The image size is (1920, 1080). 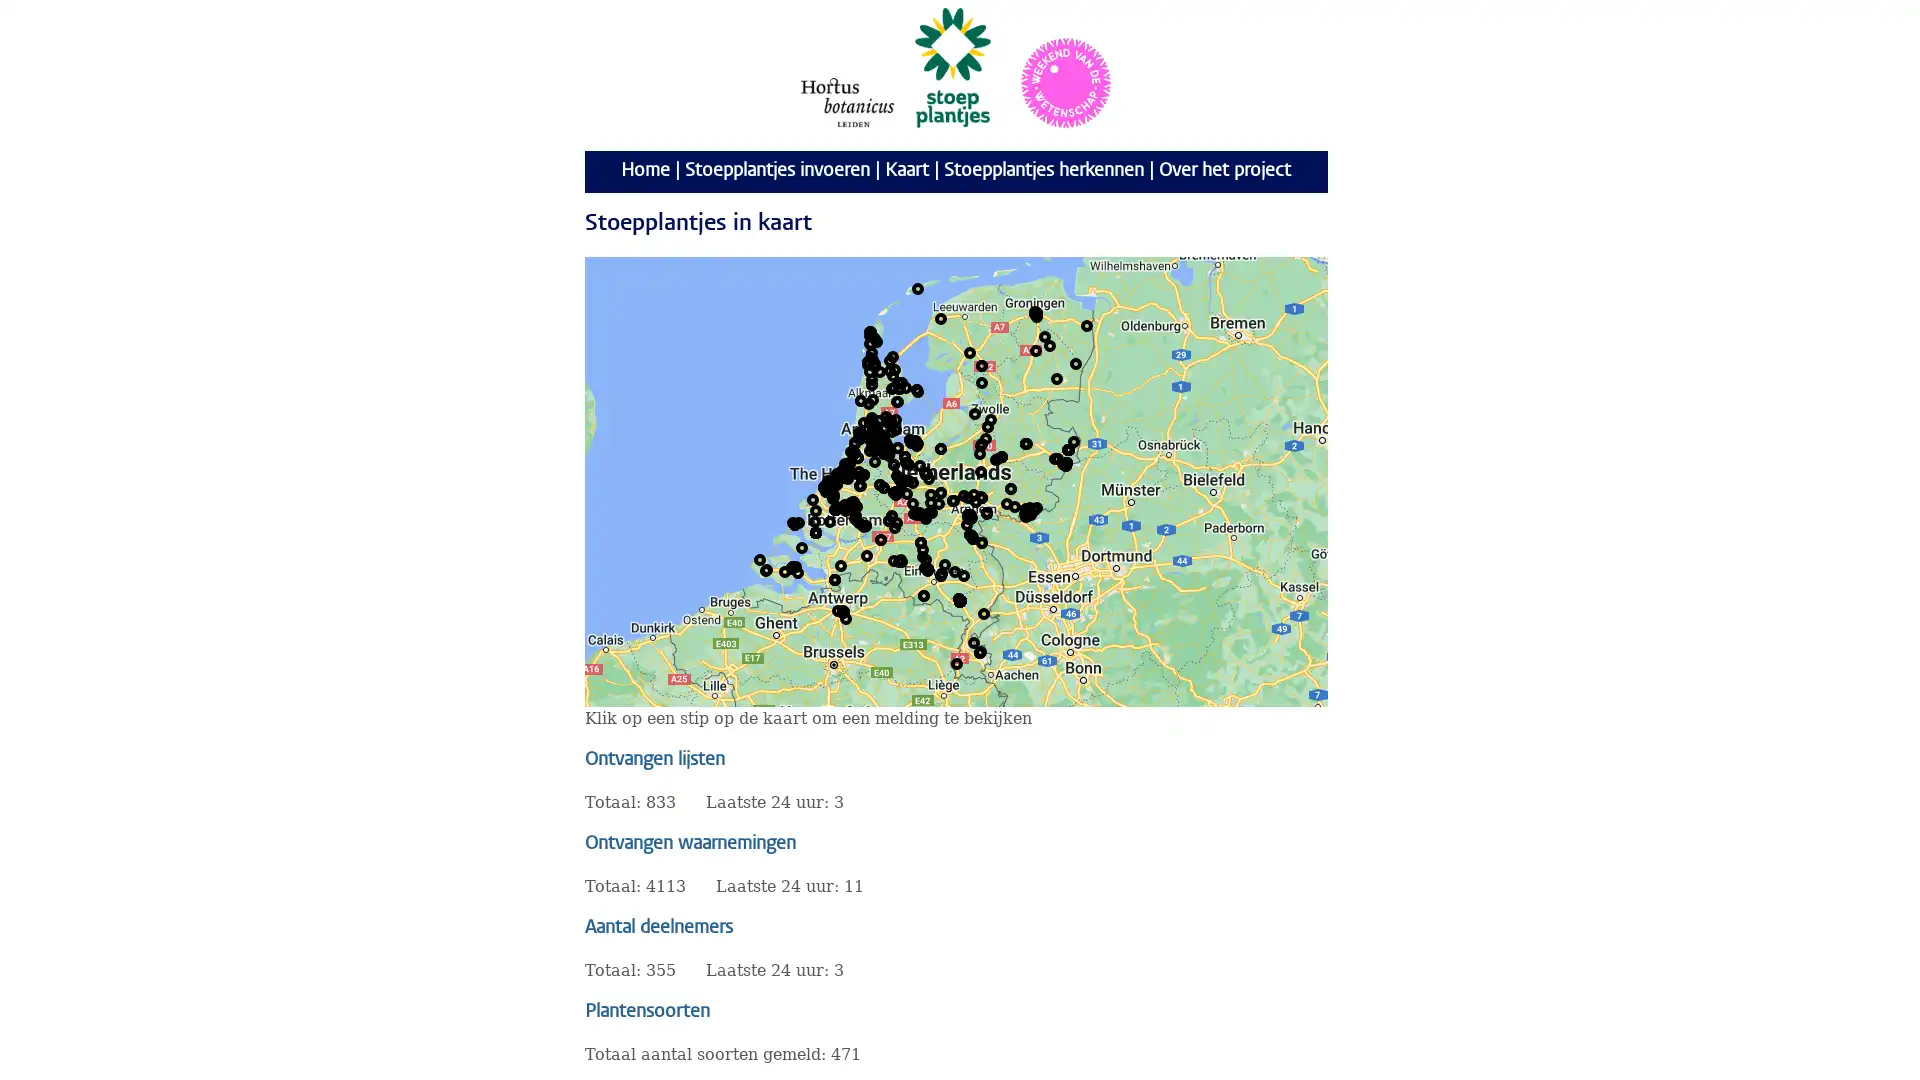 I want to click on Telling van Scouting Titus Brandsma op 04 oktober 2021, so click(x=1068, y=447).